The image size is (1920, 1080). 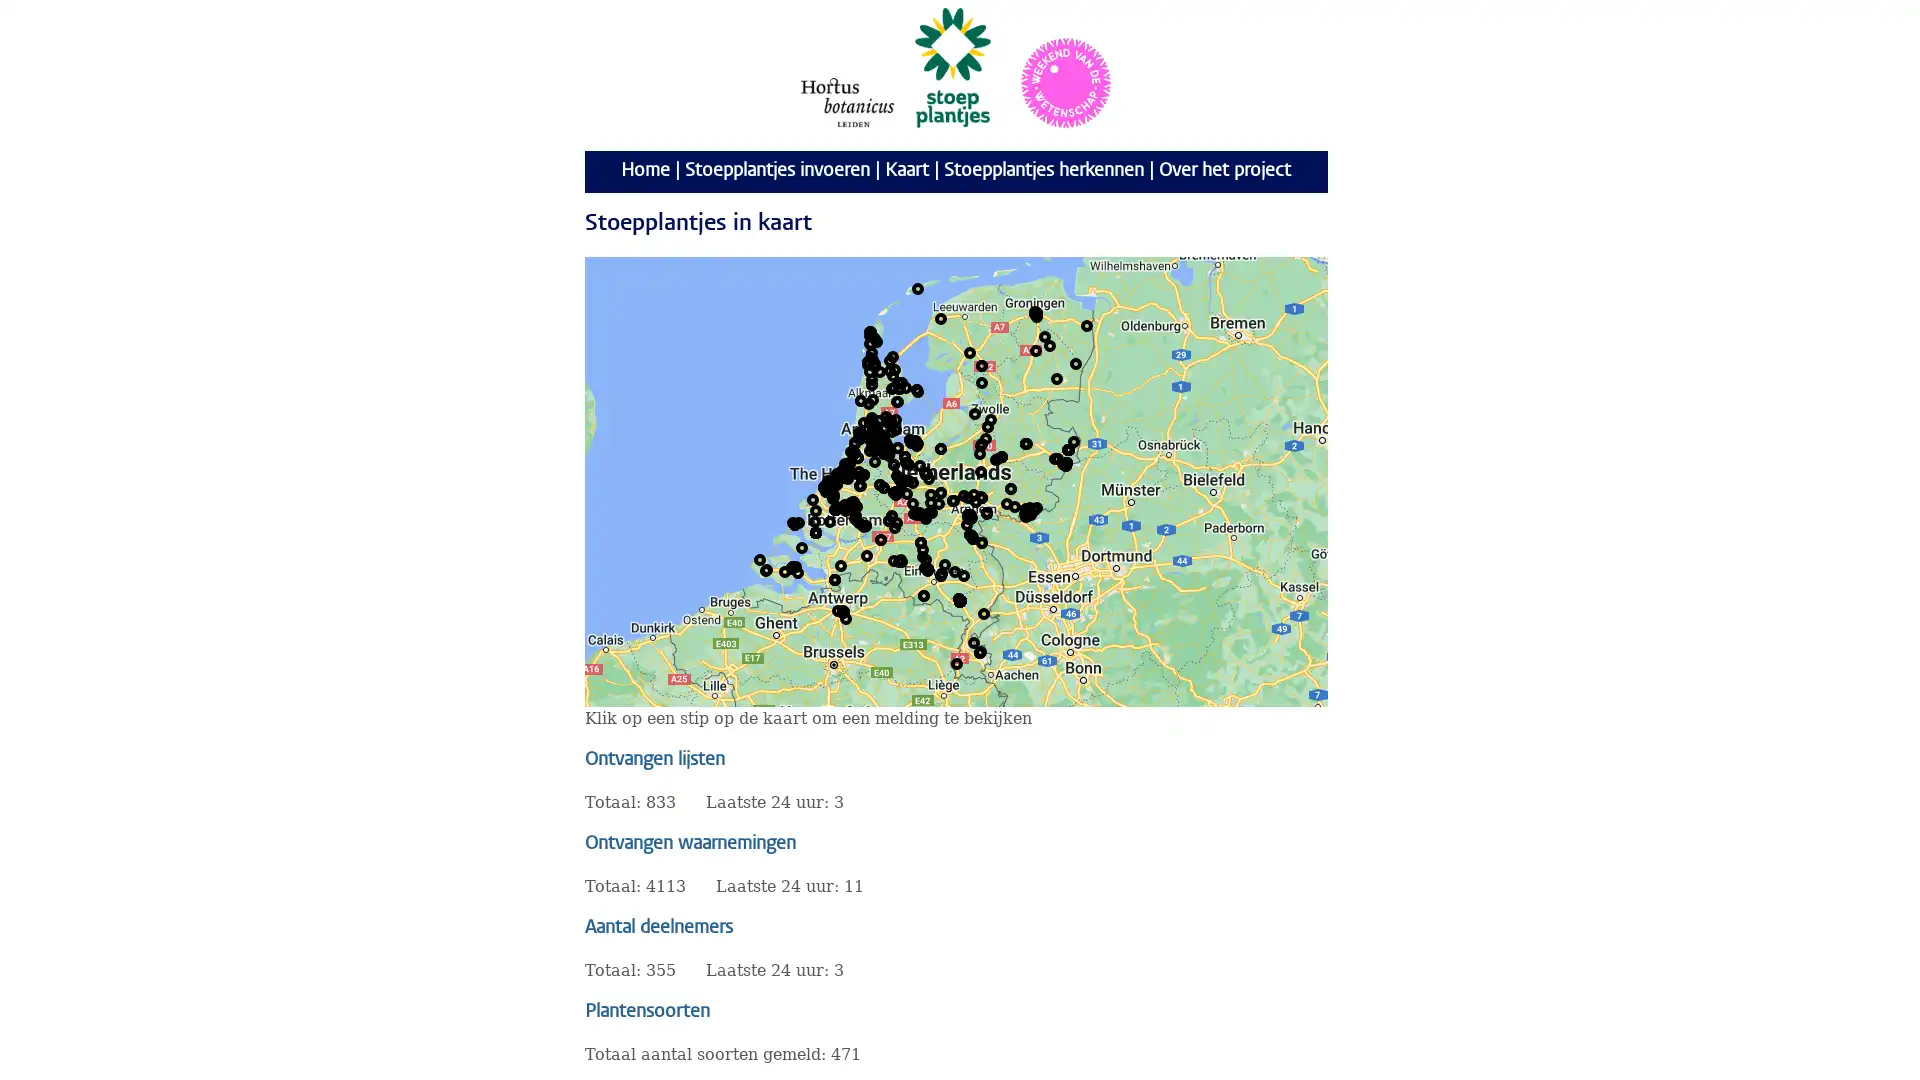 I want to click on Telling van Scouting Titus Brandsma op 04 oktober 2021, so click(x=1068, y=447).